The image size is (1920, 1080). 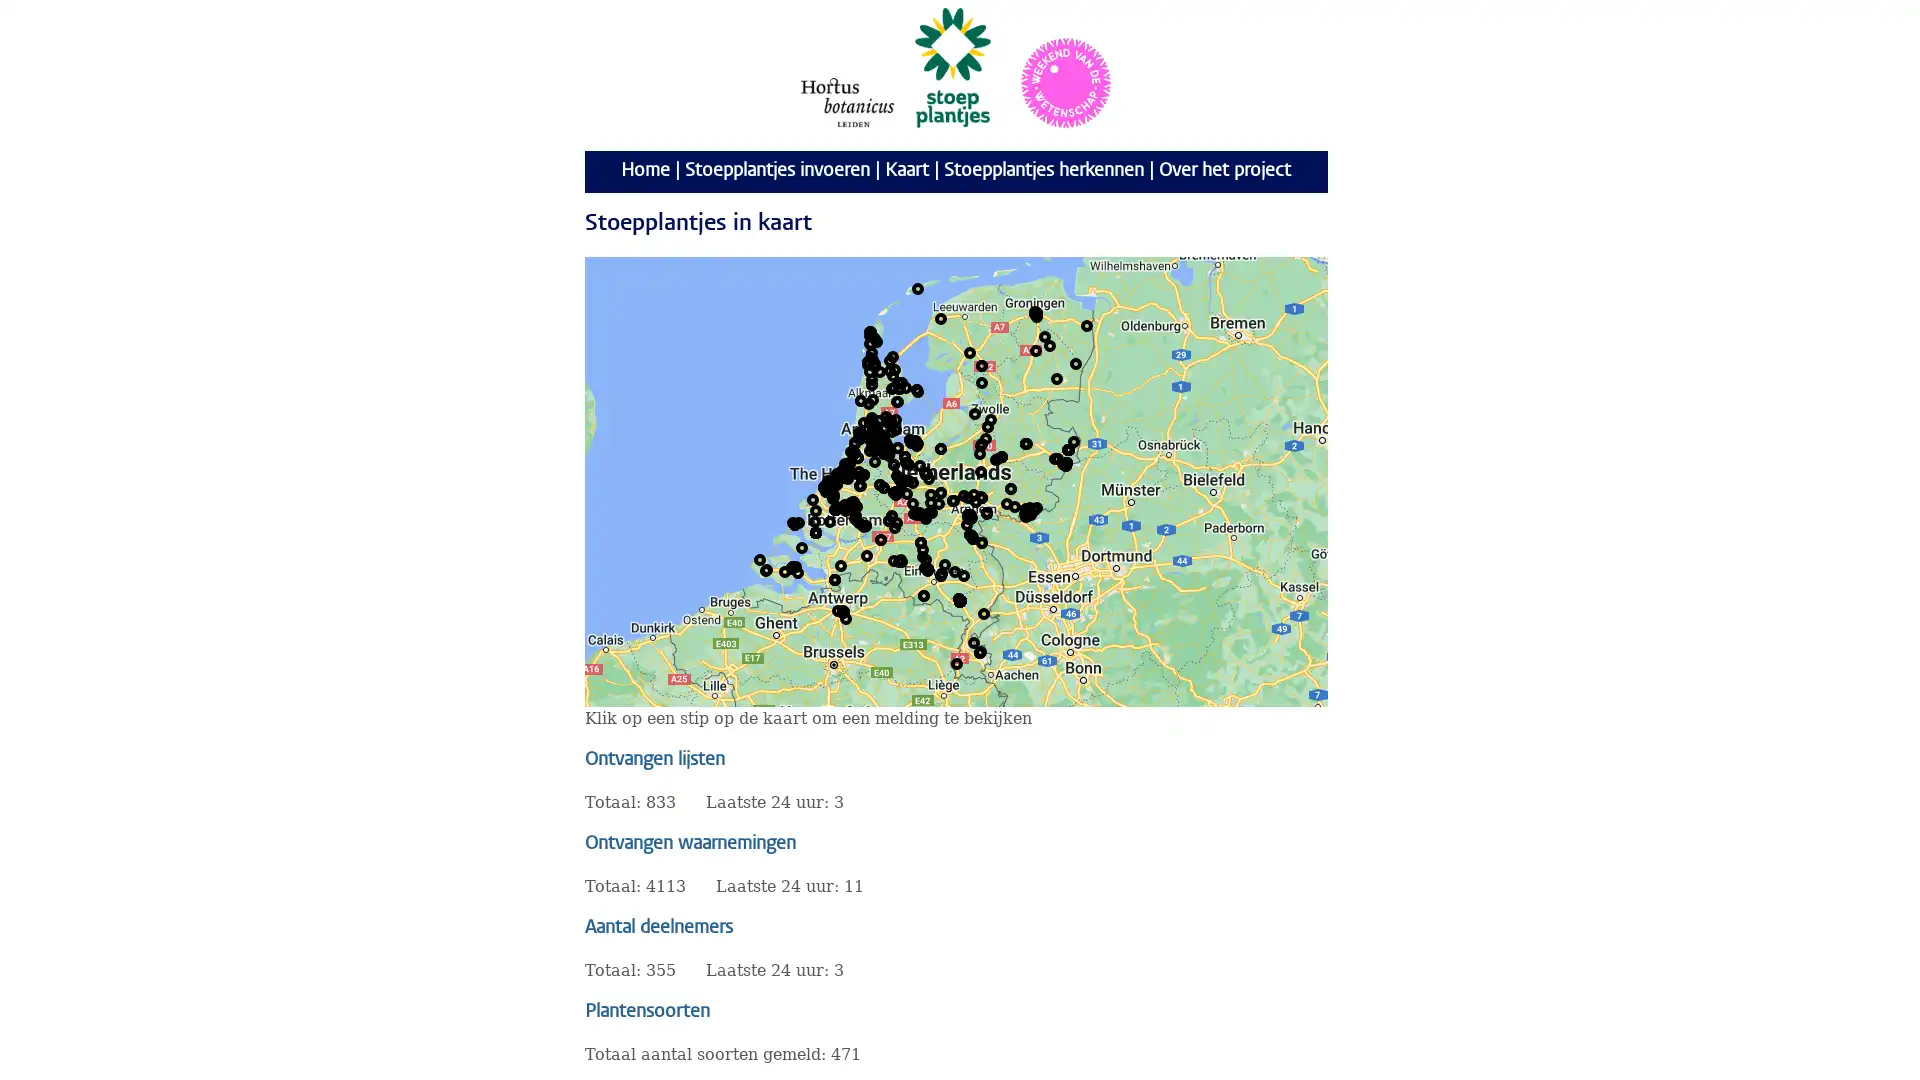 I want to click on Telling van Scouting Titus Brandsma op 04 oktober 2021, so click(x=1068, y=447).